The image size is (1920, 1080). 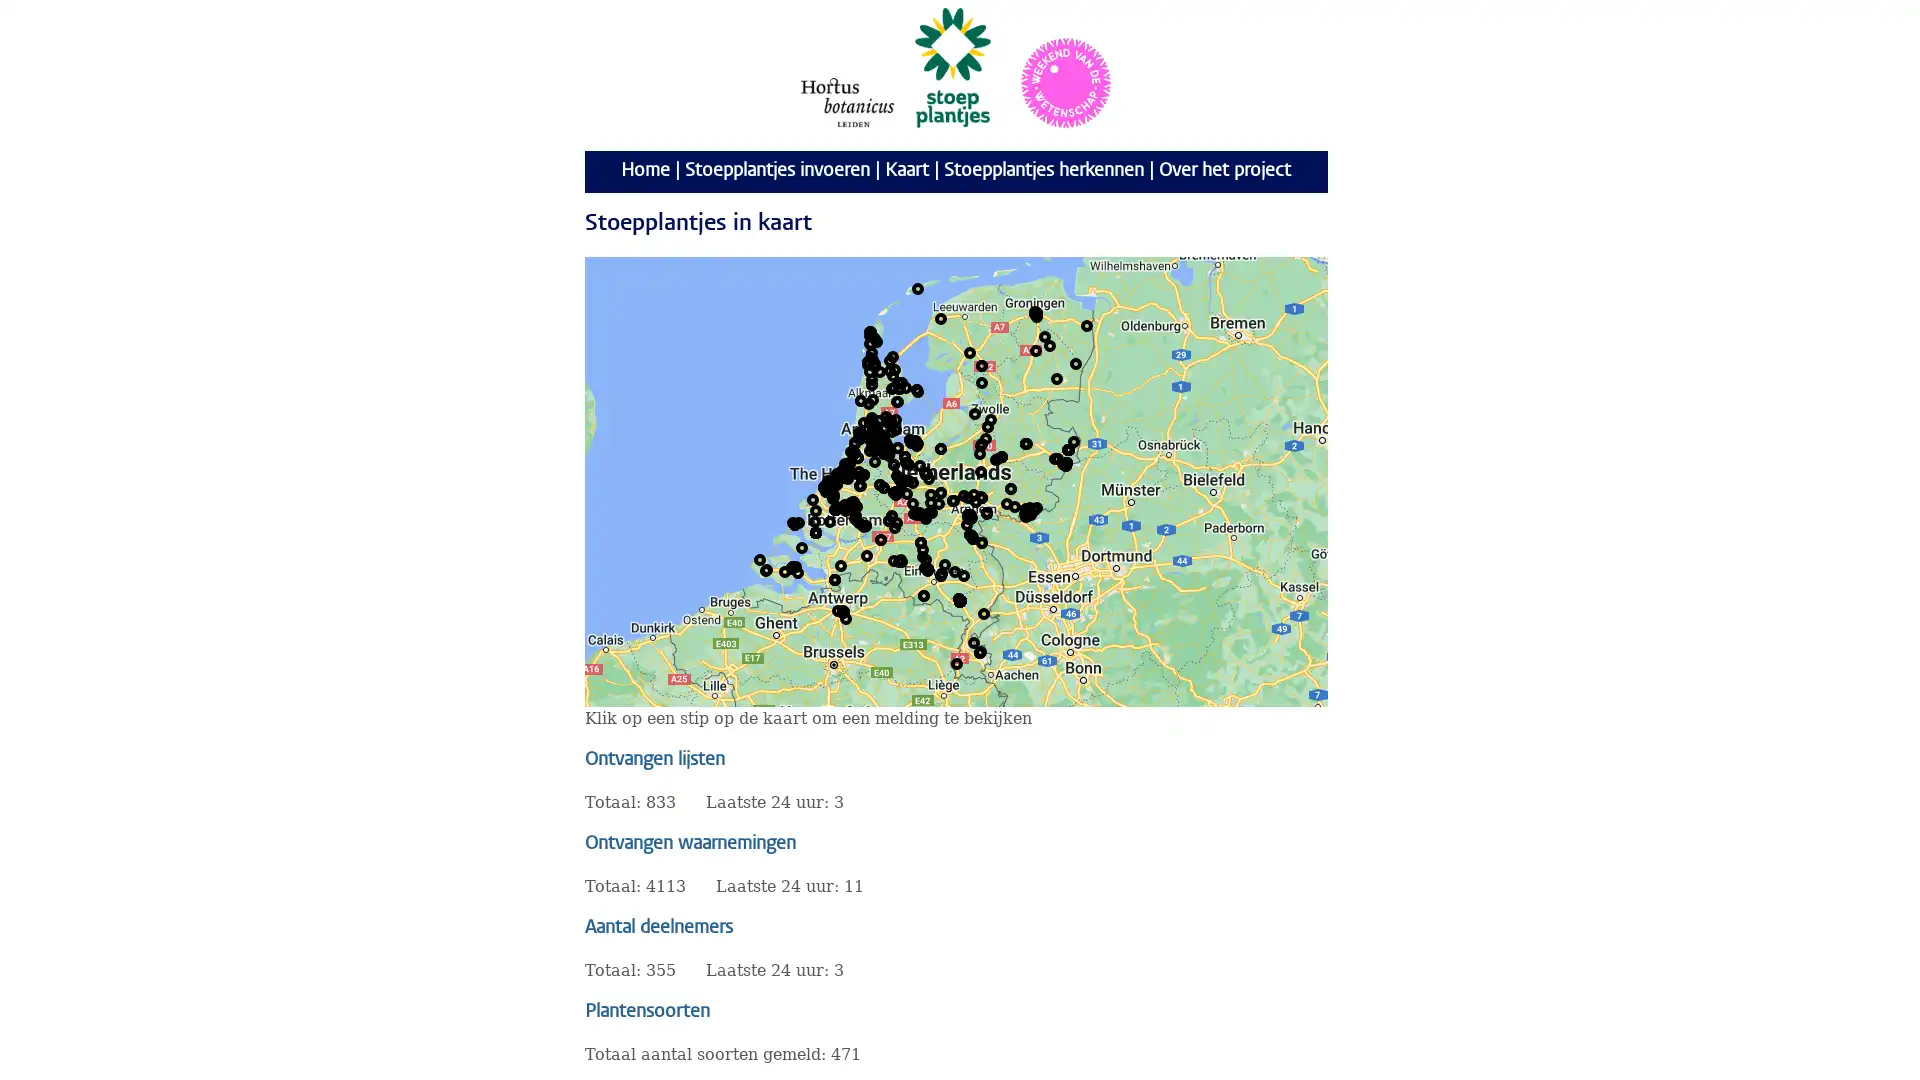 I want to click on Telling van Scouting Titus Brandsma op 04 oktober 2021, so click(x=1068, y=447).